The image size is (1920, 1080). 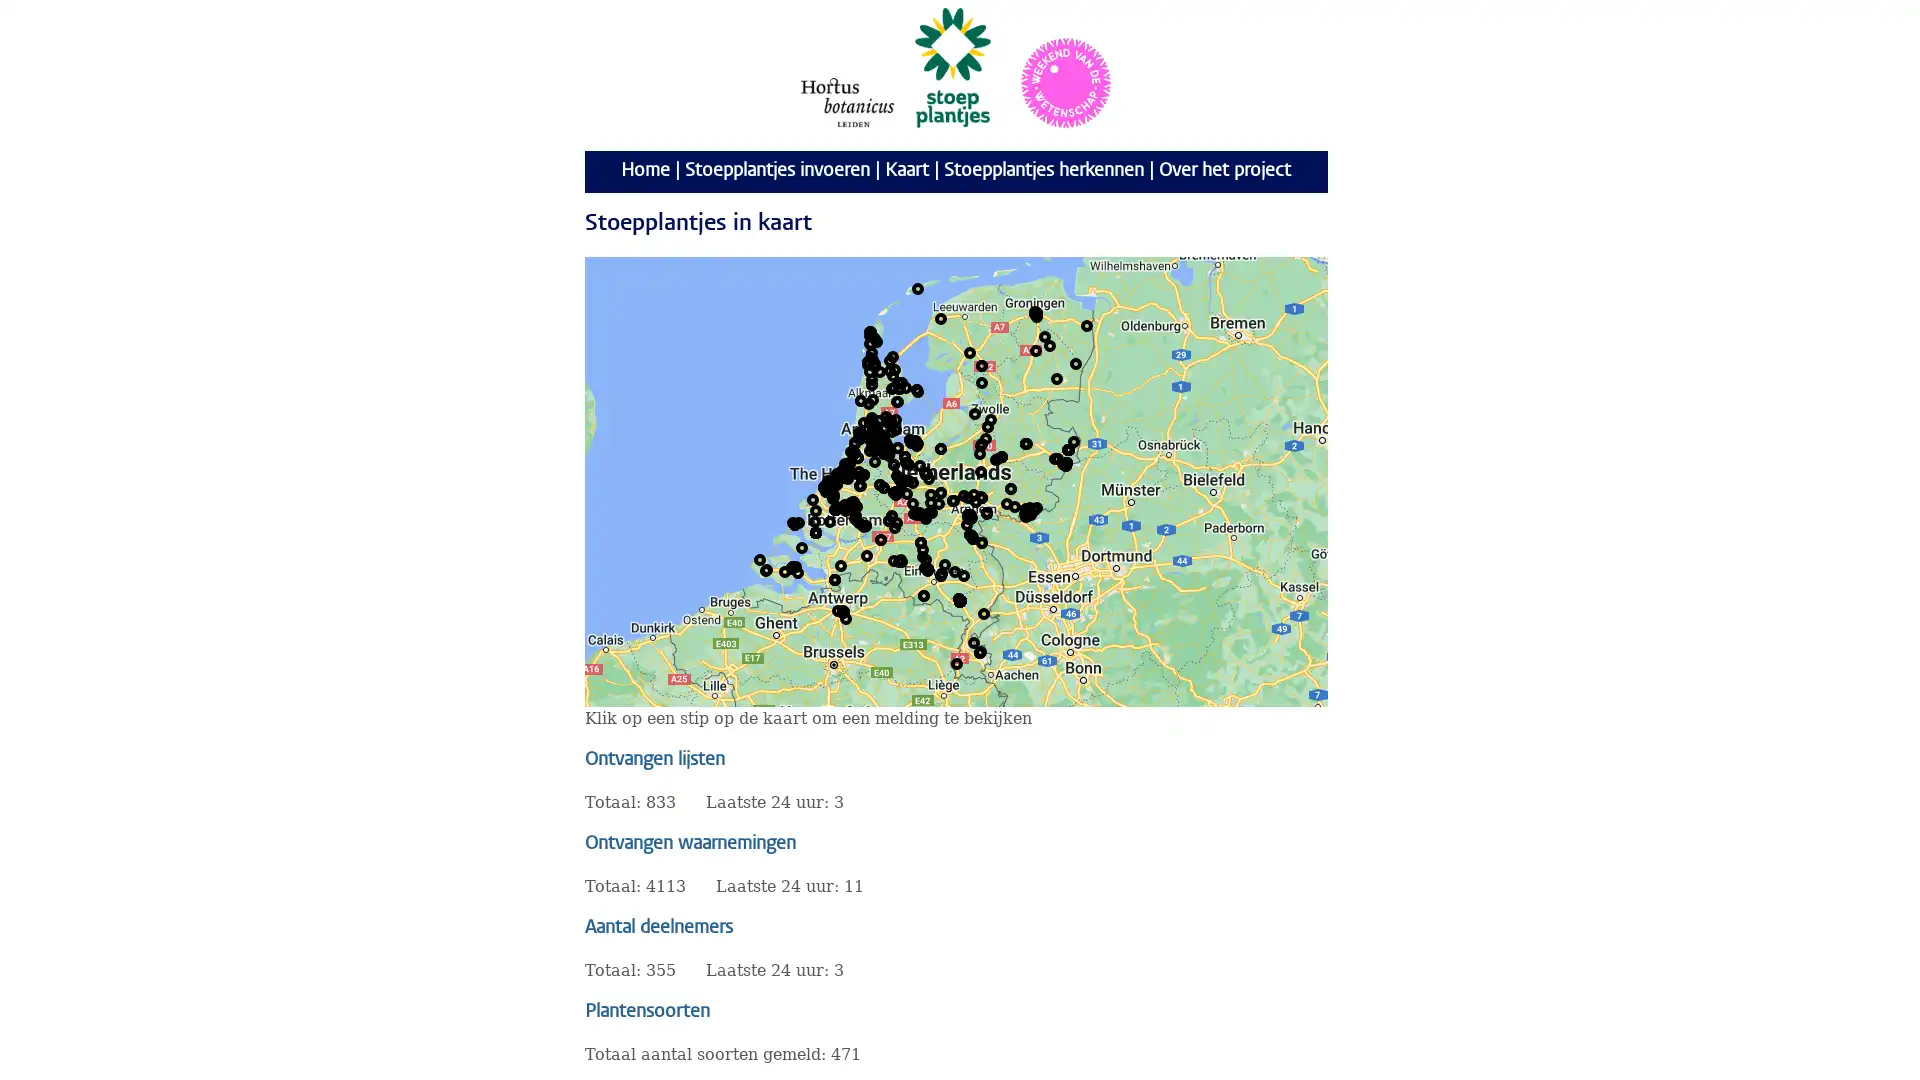 I want to click on Telling van Scouting Titus Brandsma op 04 oktober 2021, so click(x=1068, y=447).